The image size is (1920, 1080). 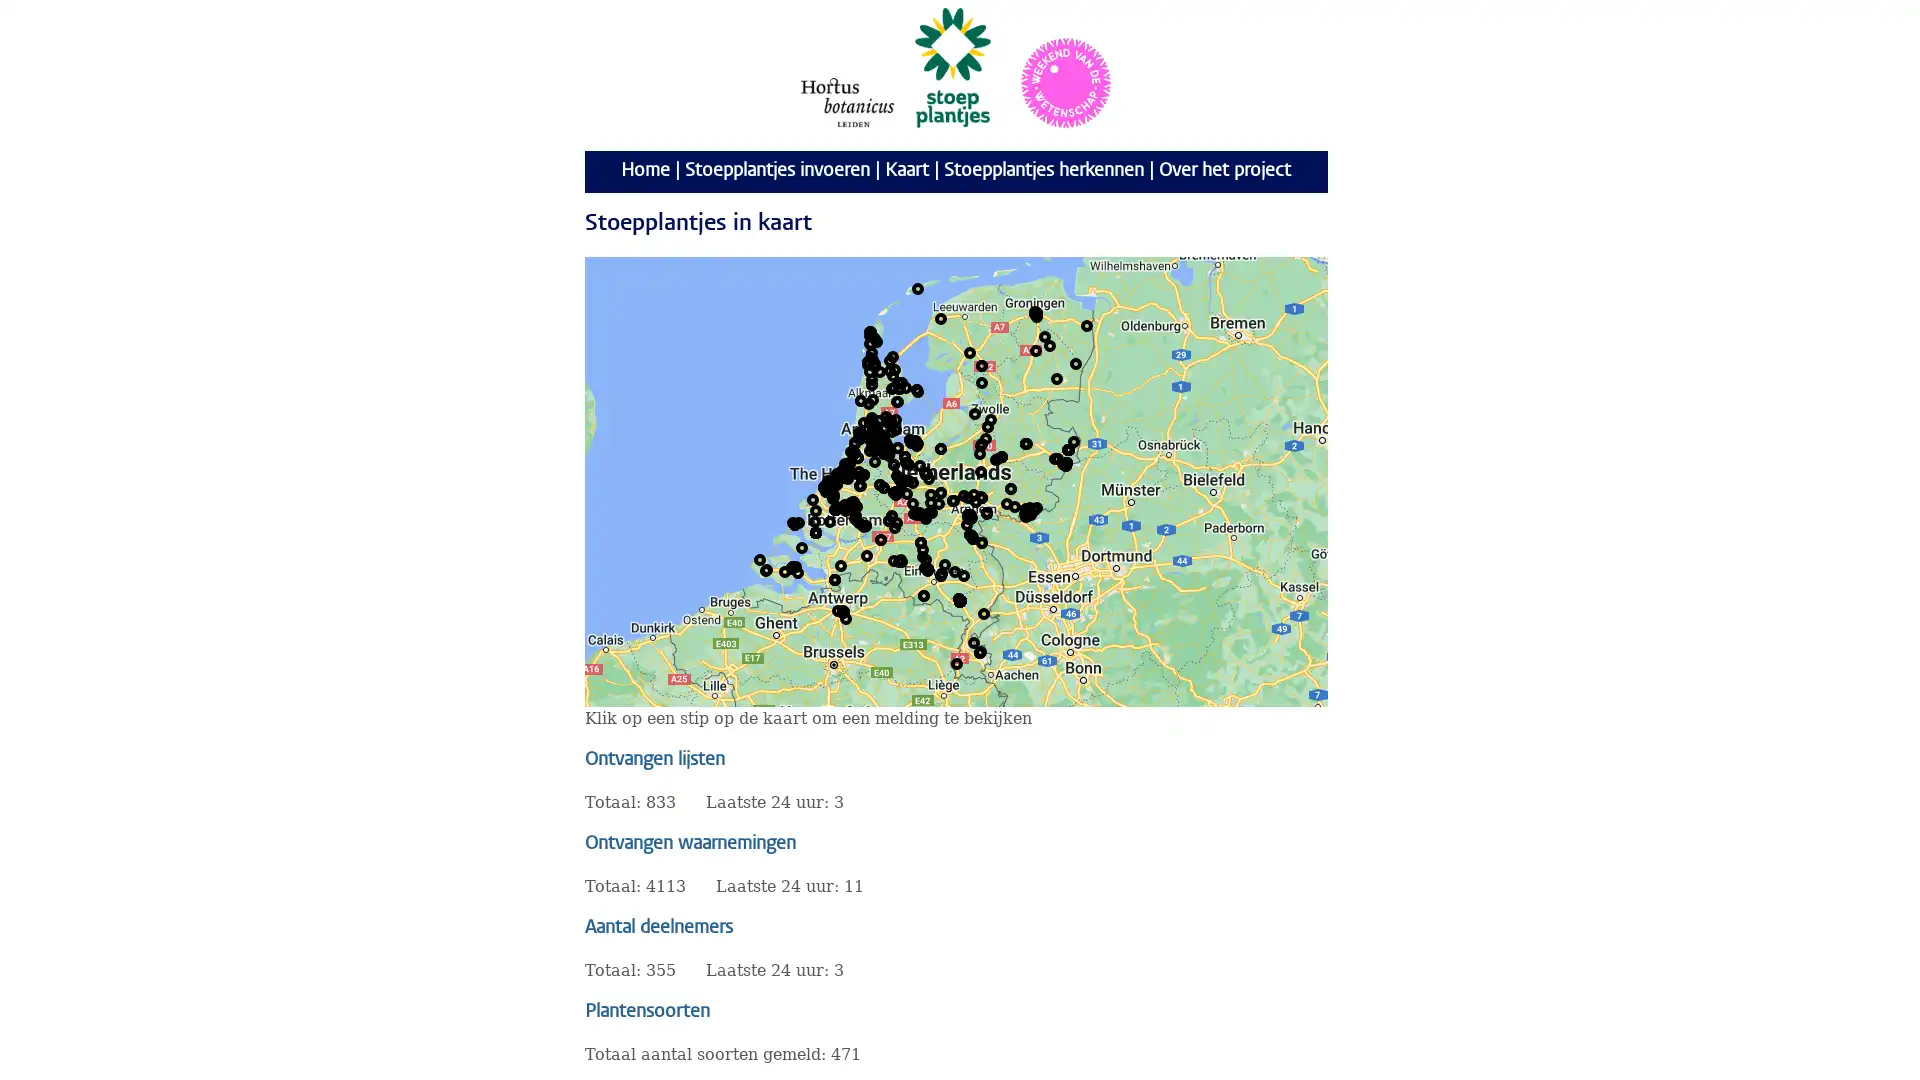 I want to click on Telling van Scouting Titus Brandsma op 04 oktober 2021, so click(x=1068, y=447).